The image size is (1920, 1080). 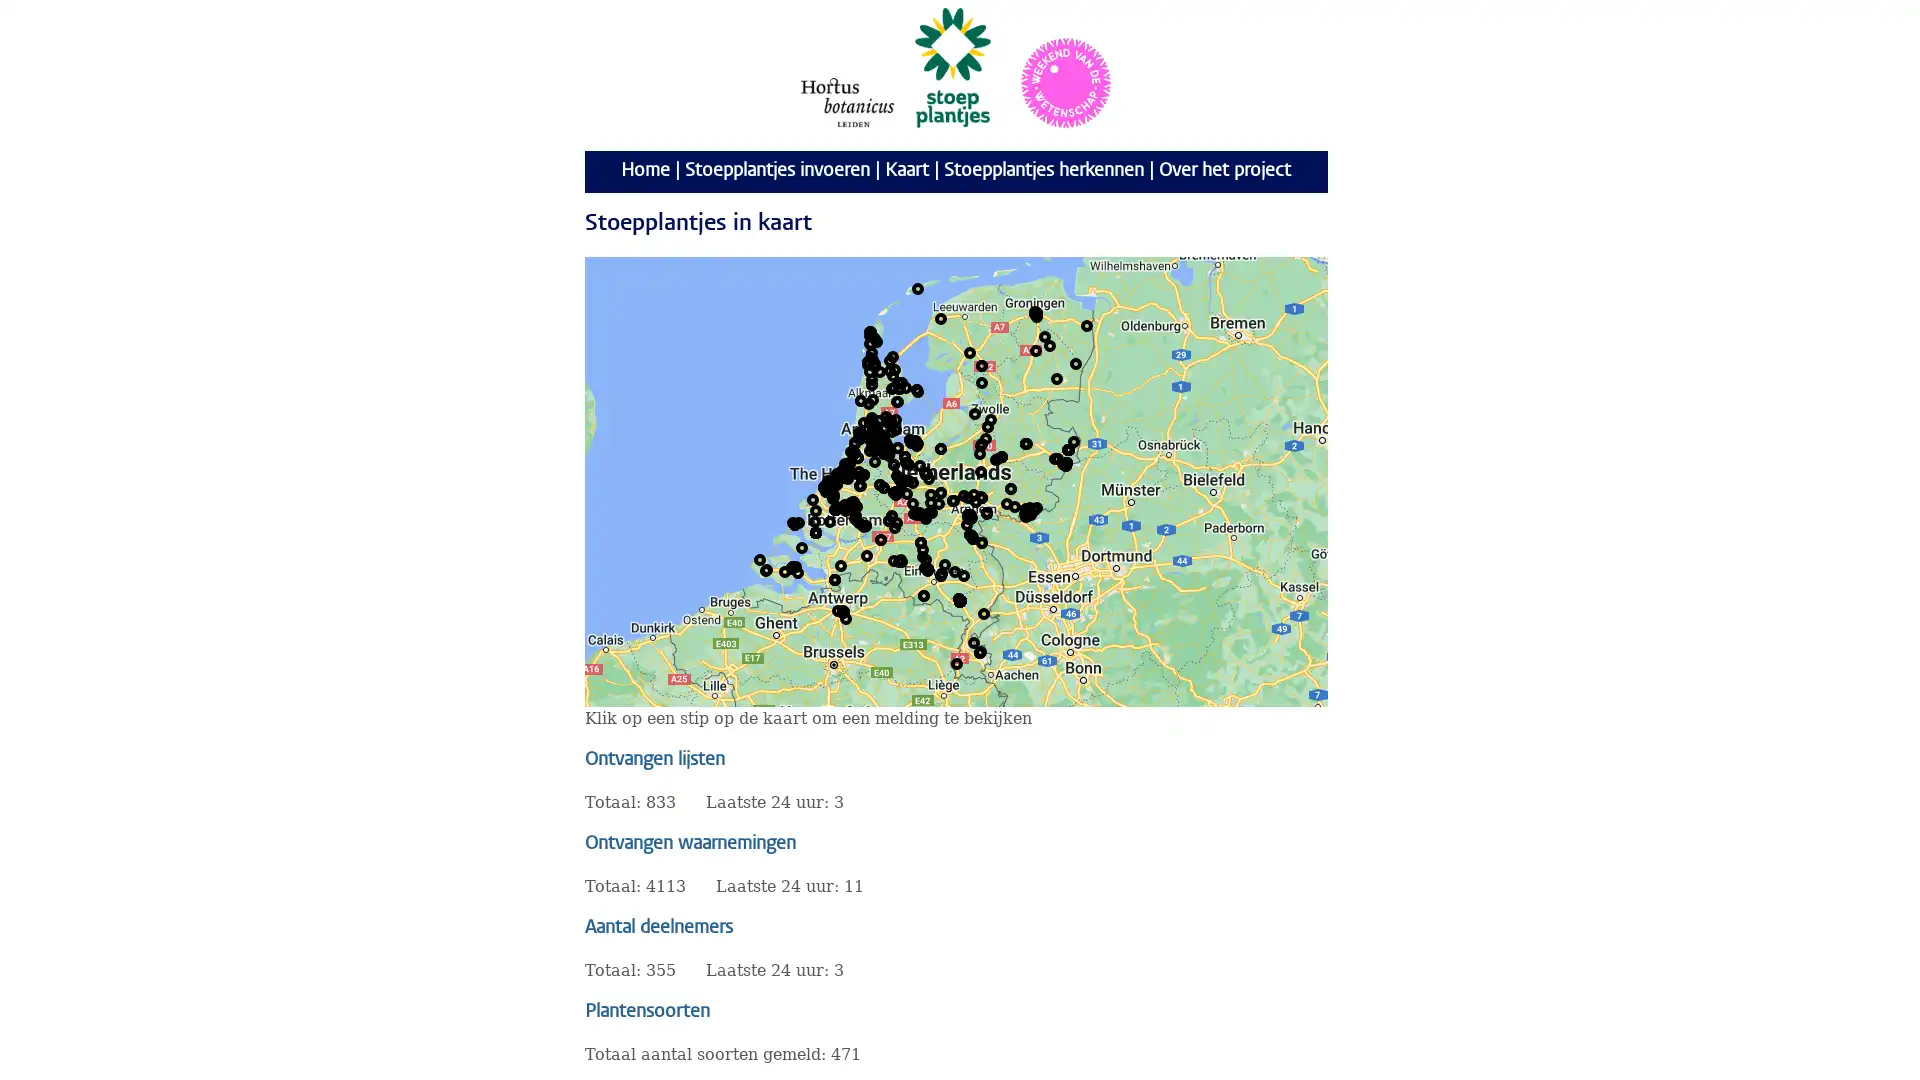 I want to click on Telling van Scouting Titus Brandsma op 04 oktober 2021, so click(x=1068, y=447).